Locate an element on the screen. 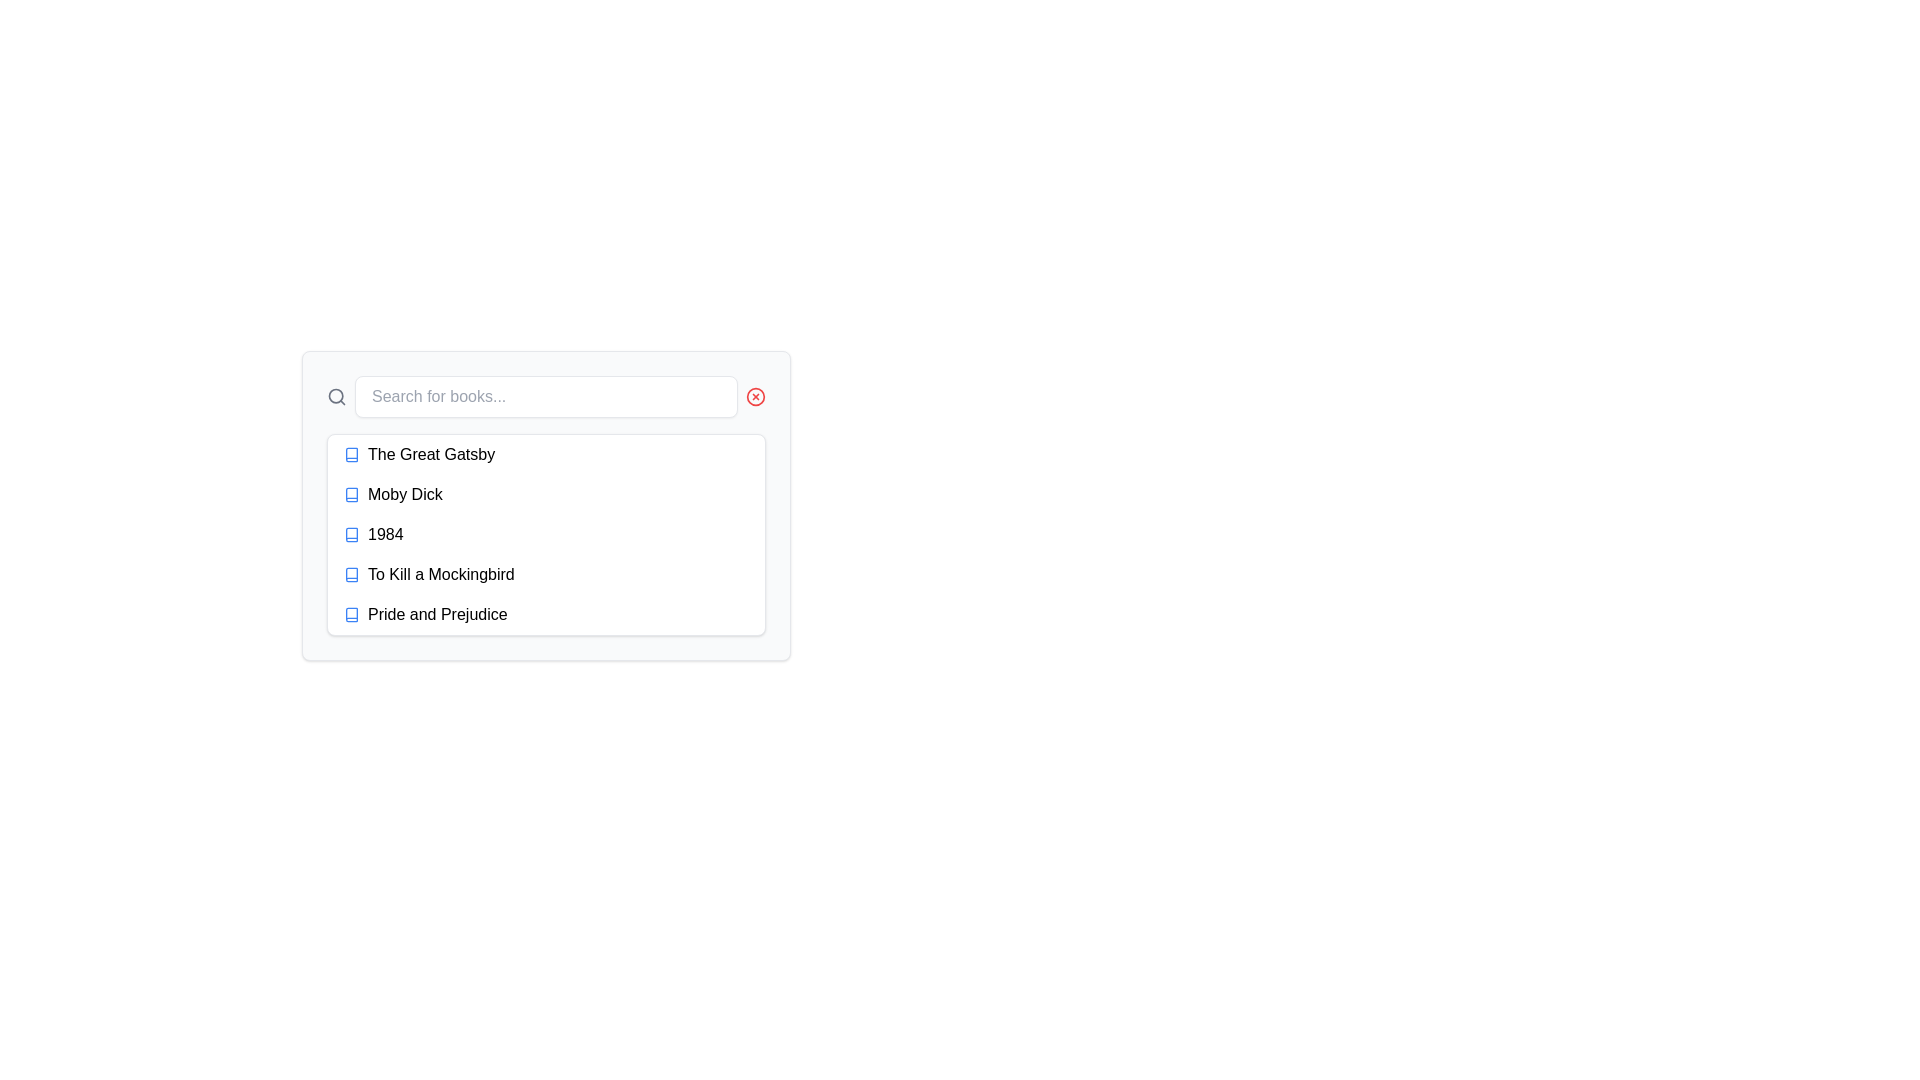  the book icon representing 'To Kill a Mockingbird', which is the fourth book in the list is located at coordinates (351, 574).